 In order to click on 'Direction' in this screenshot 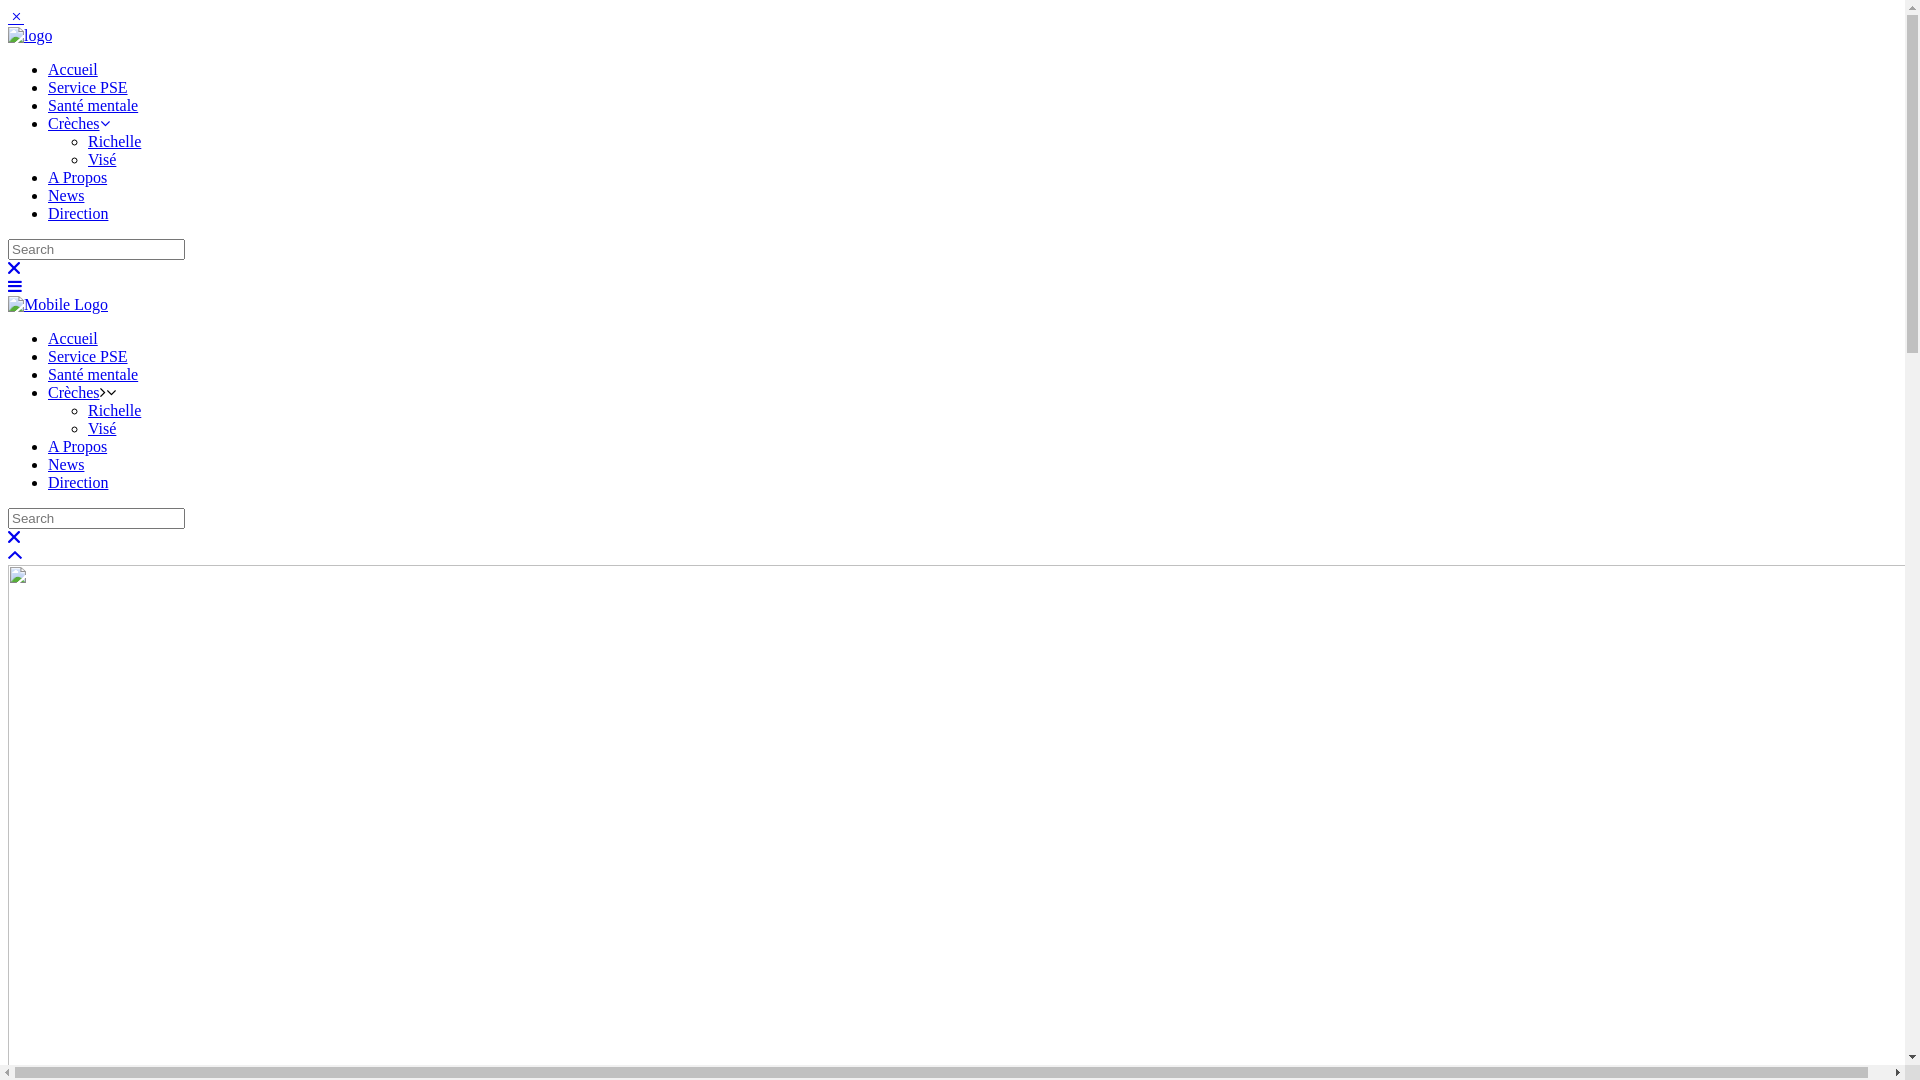, I will do `click(48, 482)`.